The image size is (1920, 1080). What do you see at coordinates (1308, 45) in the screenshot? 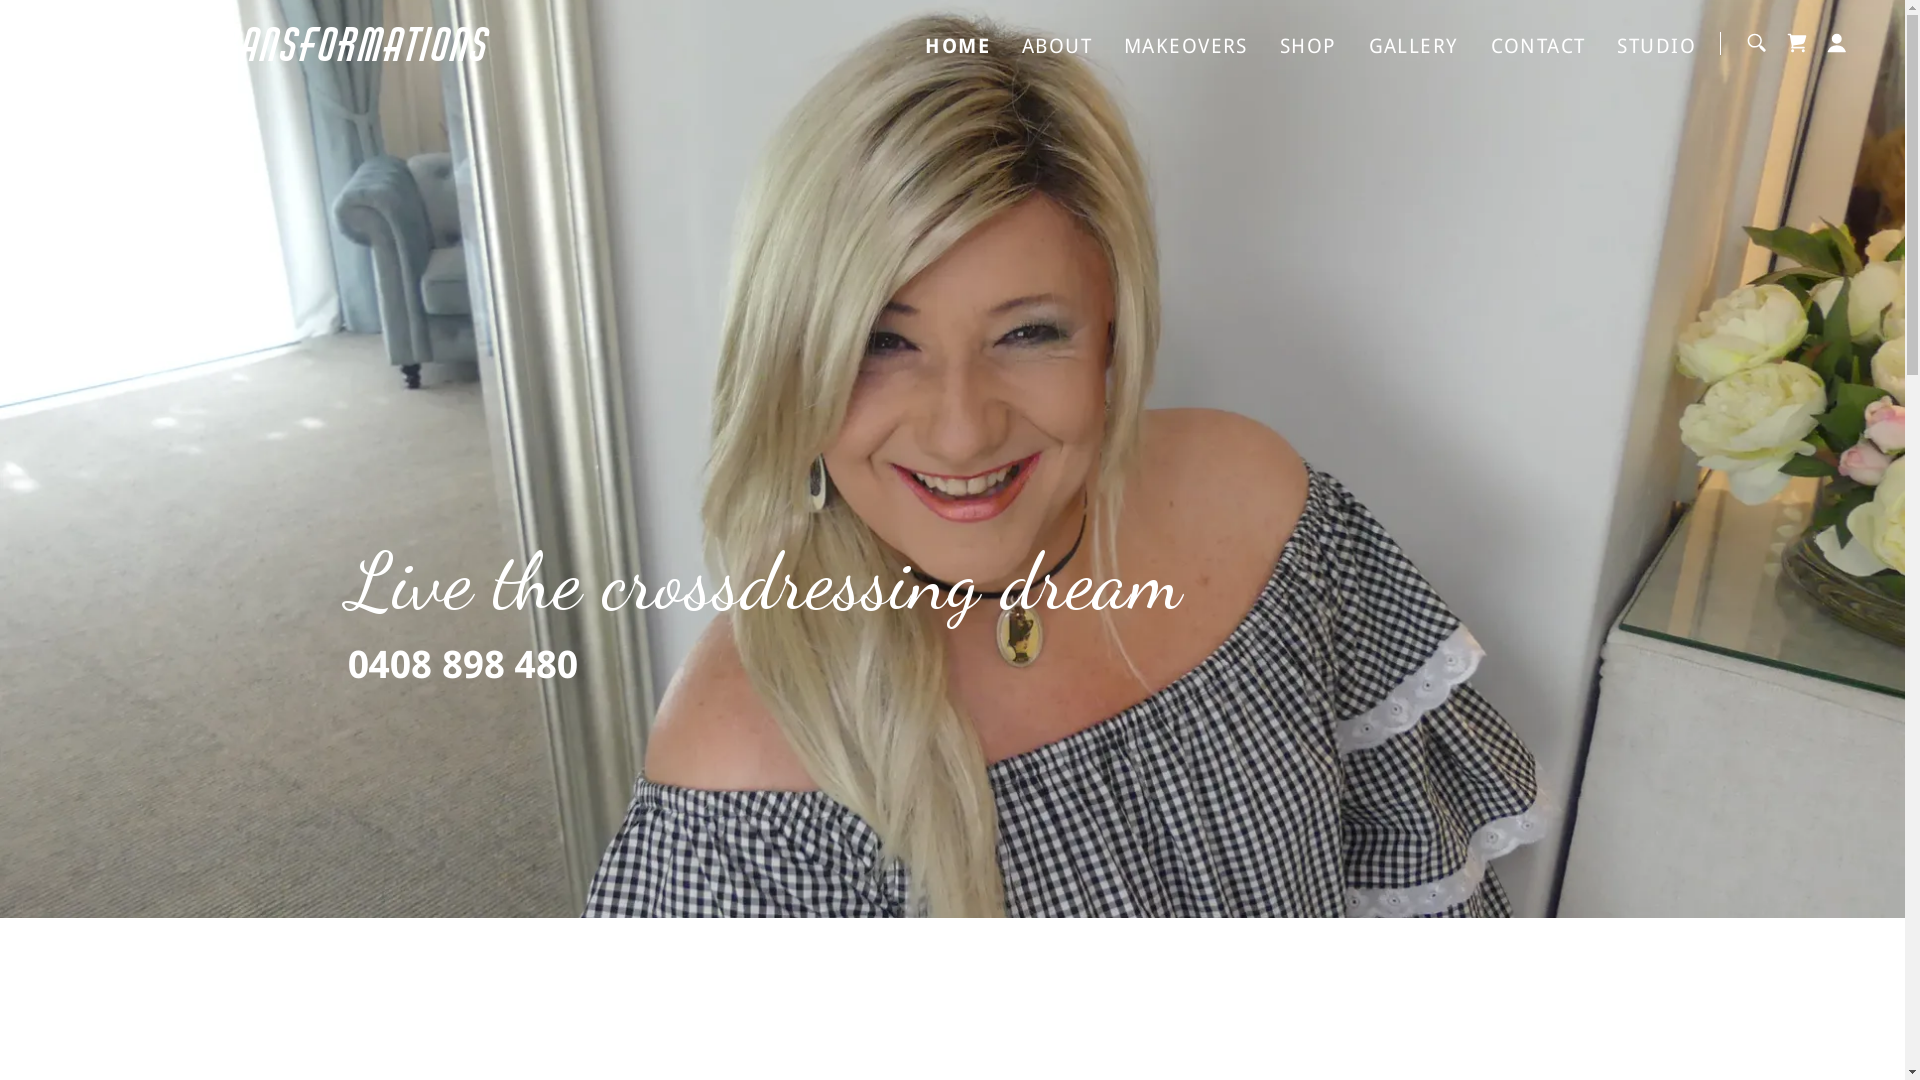
I see `'SHOP'` at bounding box center [1308, 45].